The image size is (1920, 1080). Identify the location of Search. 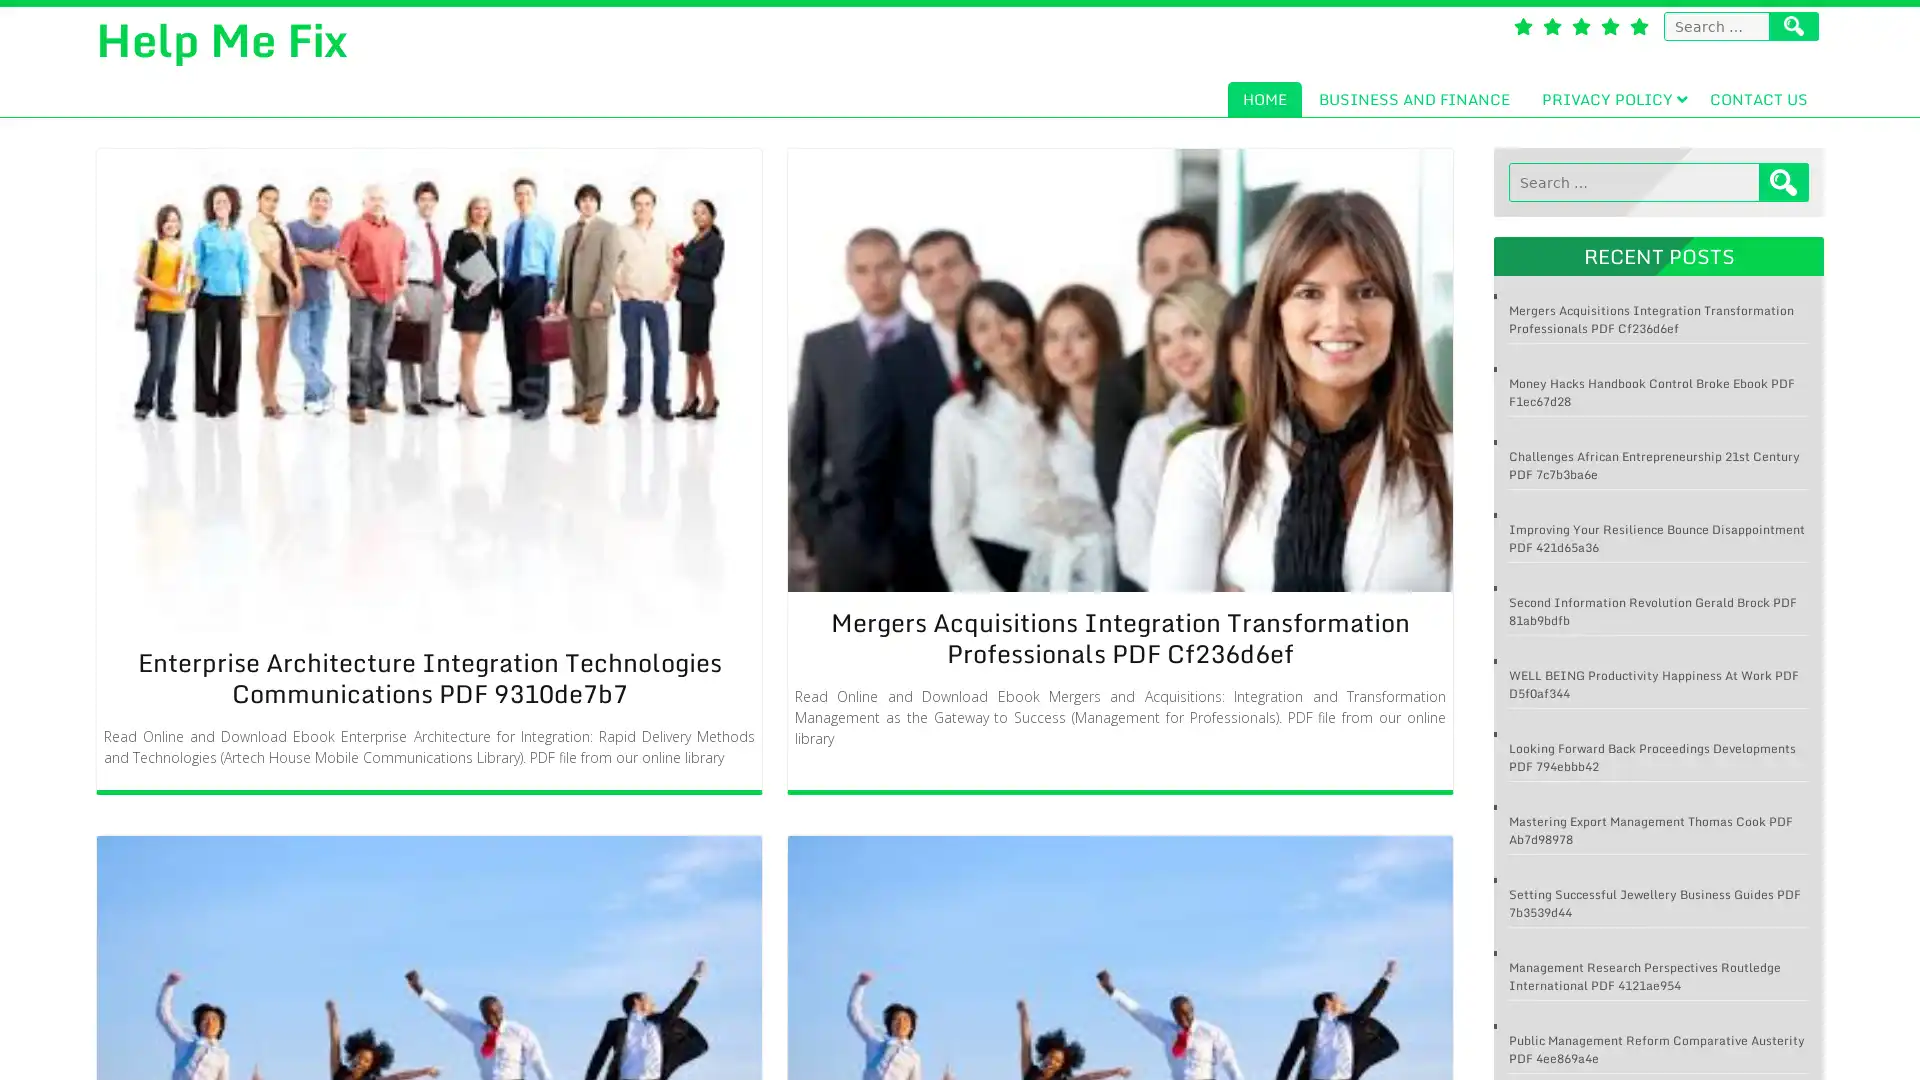
(1794, 26).